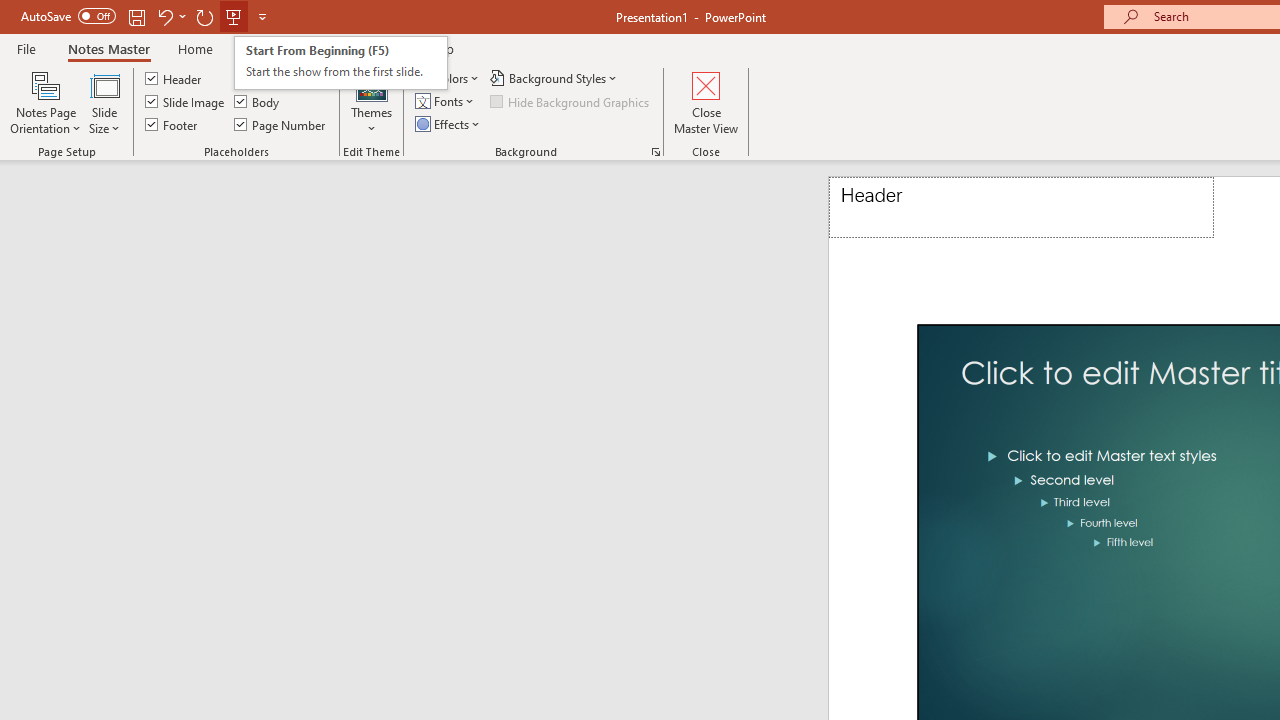  What do you see at coordinates (706, 103) in the screenshot?
I see `'Close Master View'` at bounding box center [706, 103].